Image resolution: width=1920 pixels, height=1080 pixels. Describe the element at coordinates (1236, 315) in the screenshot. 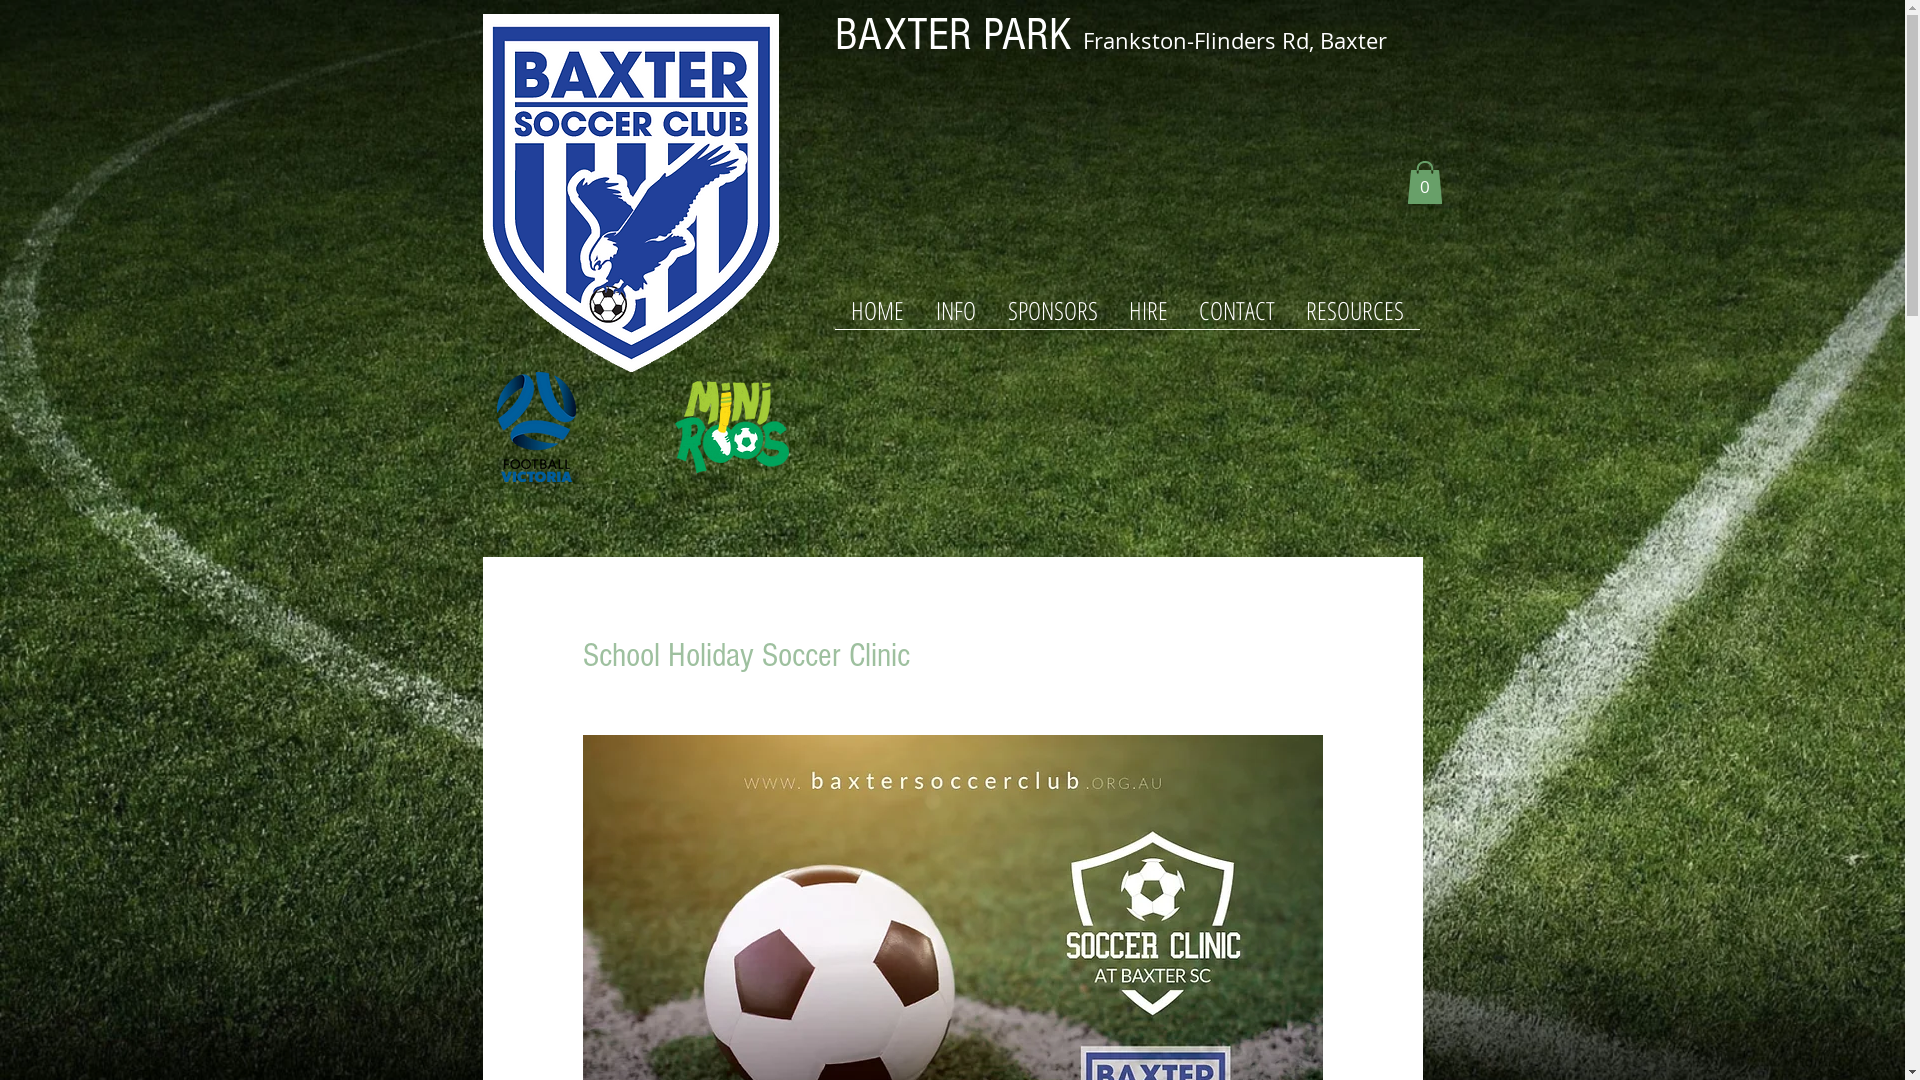

I see `'CONTACT'` at that location.